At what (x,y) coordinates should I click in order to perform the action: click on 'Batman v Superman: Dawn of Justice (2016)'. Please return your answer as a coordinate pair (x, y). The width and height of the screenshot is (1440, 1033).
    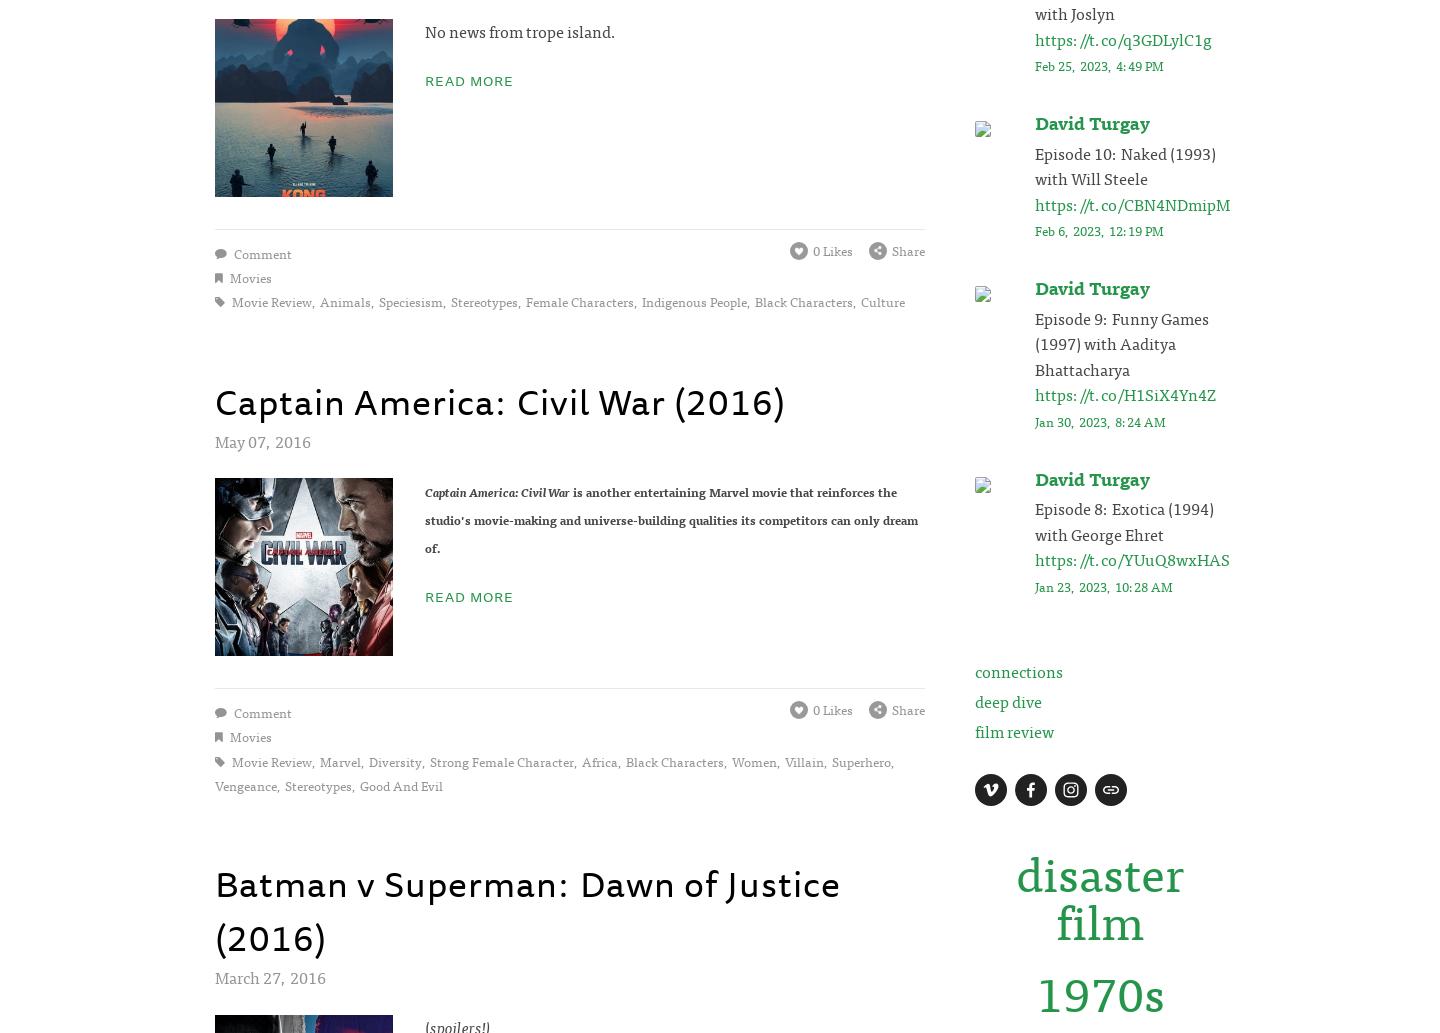
    Looking at the image, I should click on (527, 909).